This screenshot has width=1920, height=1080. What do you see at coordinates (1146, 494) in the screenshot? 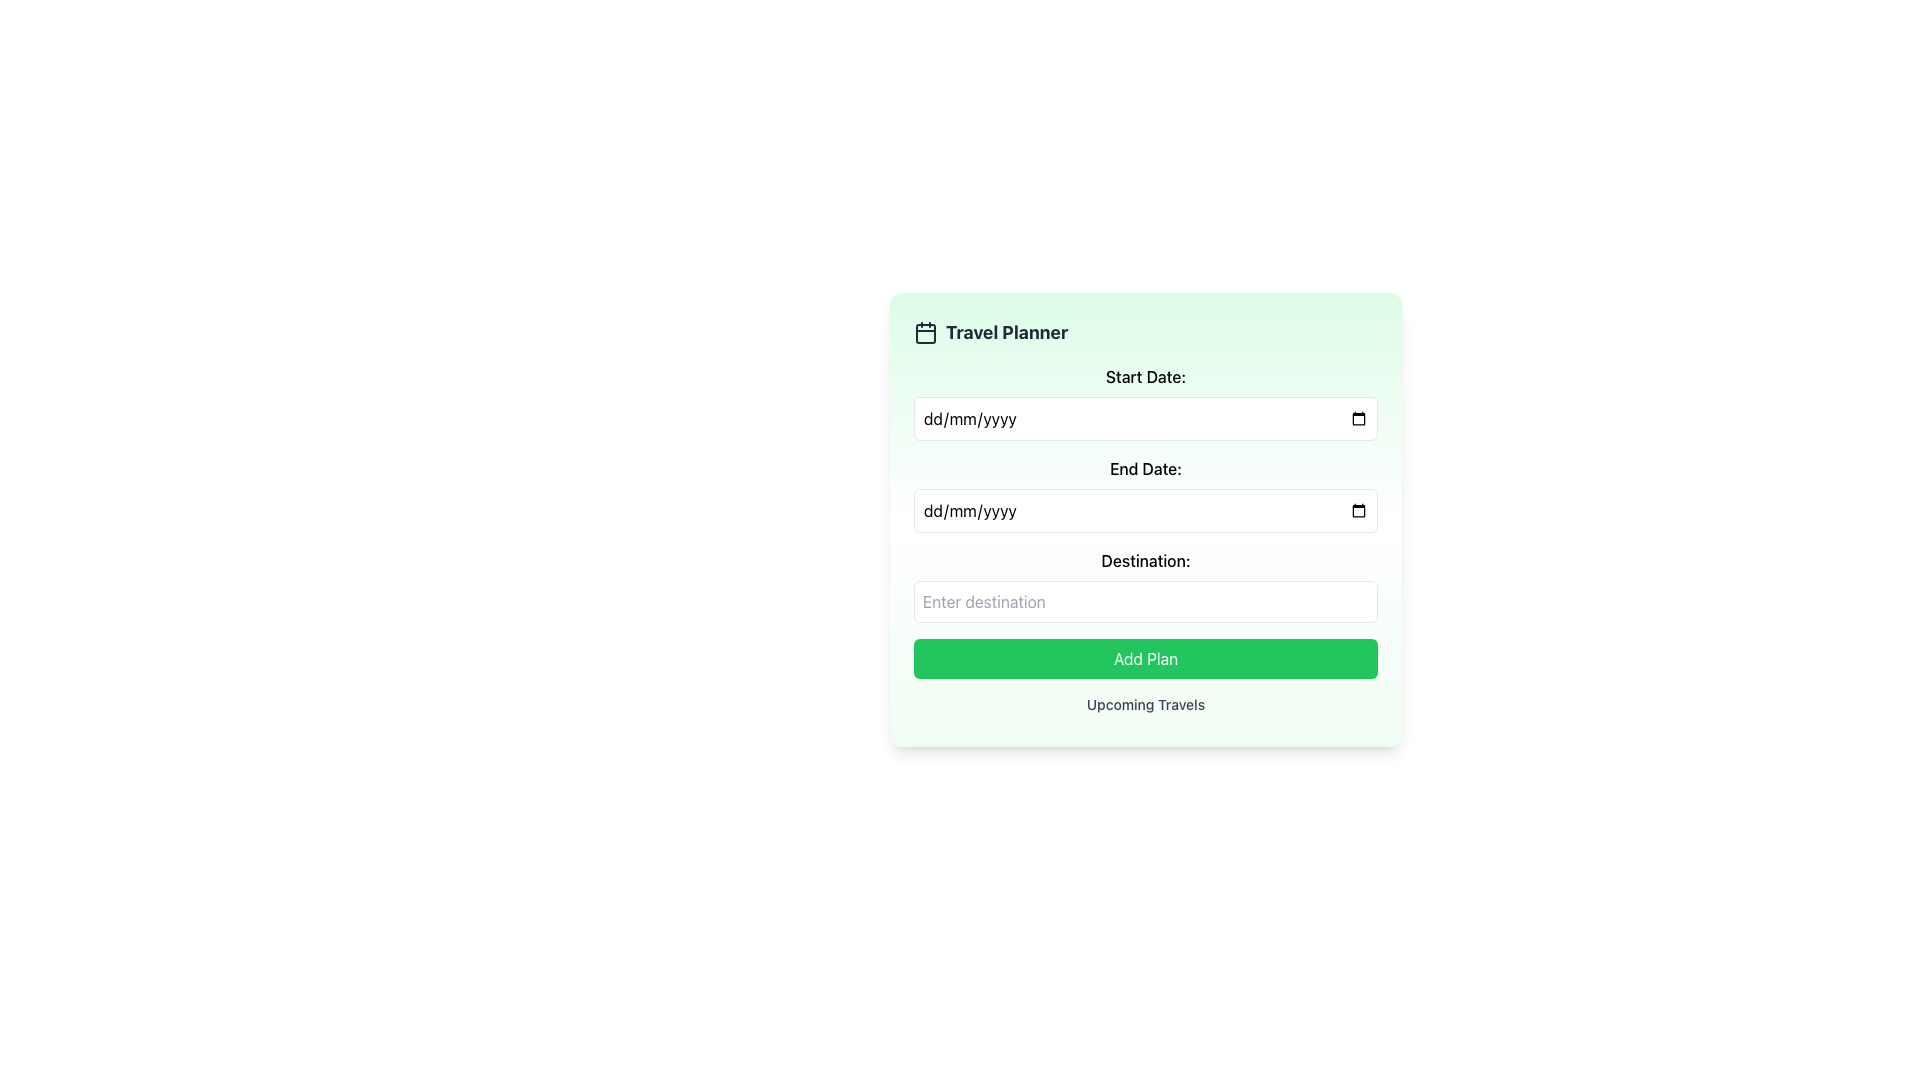
I see `the 'End Date:' input field by moving the cursor to its center point` at bounding box center [1146, 494].